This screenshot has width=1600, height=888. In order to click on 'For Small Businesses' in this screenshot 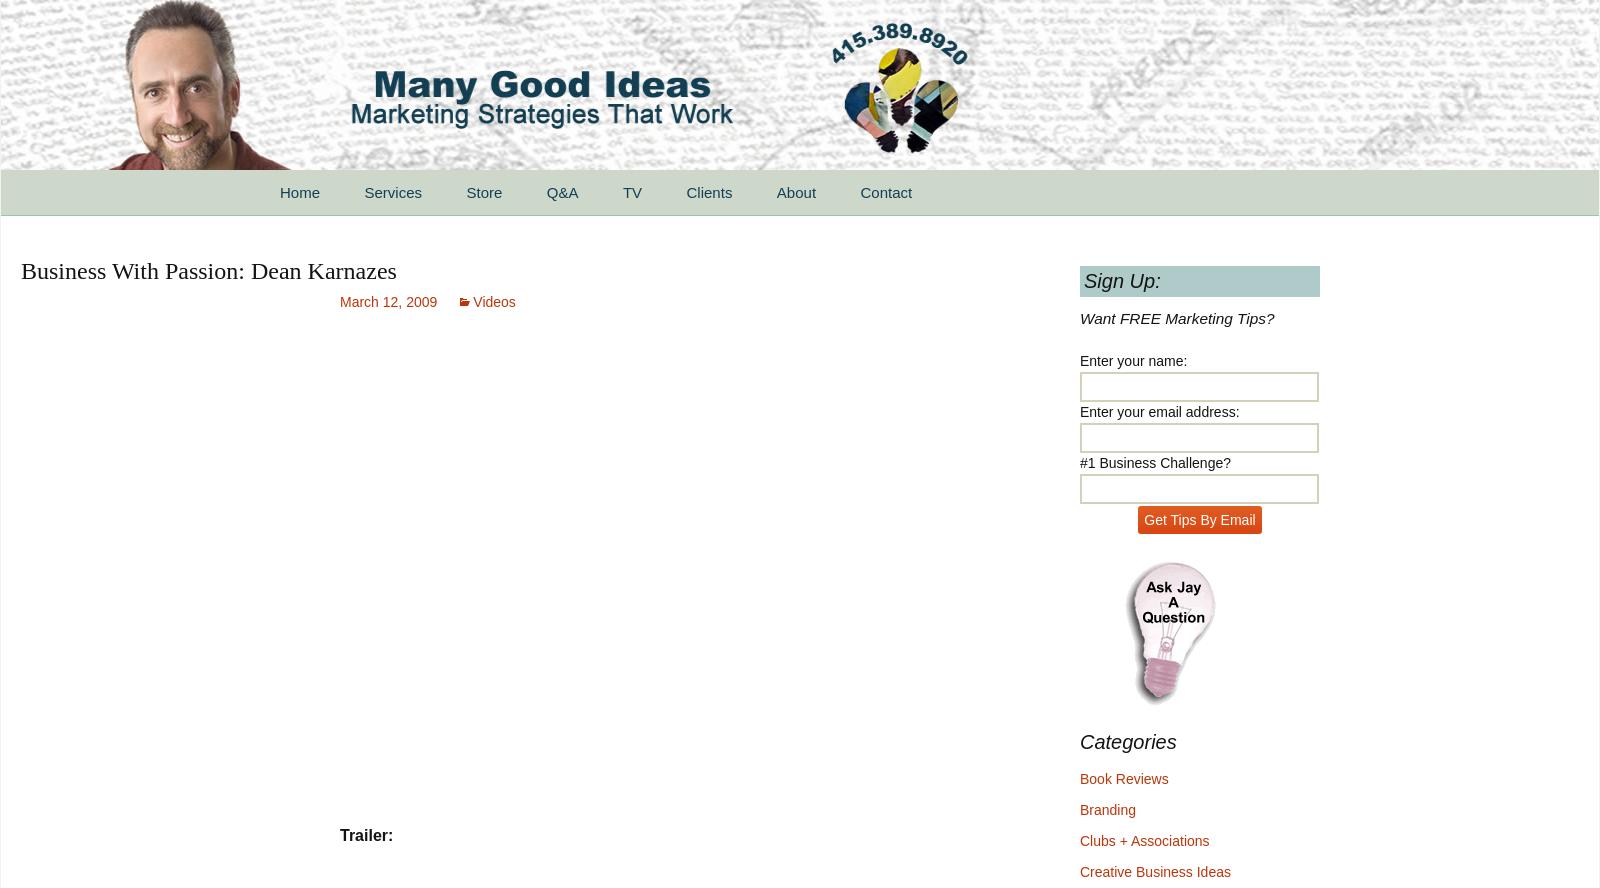, I will do `click(435, 281)`.